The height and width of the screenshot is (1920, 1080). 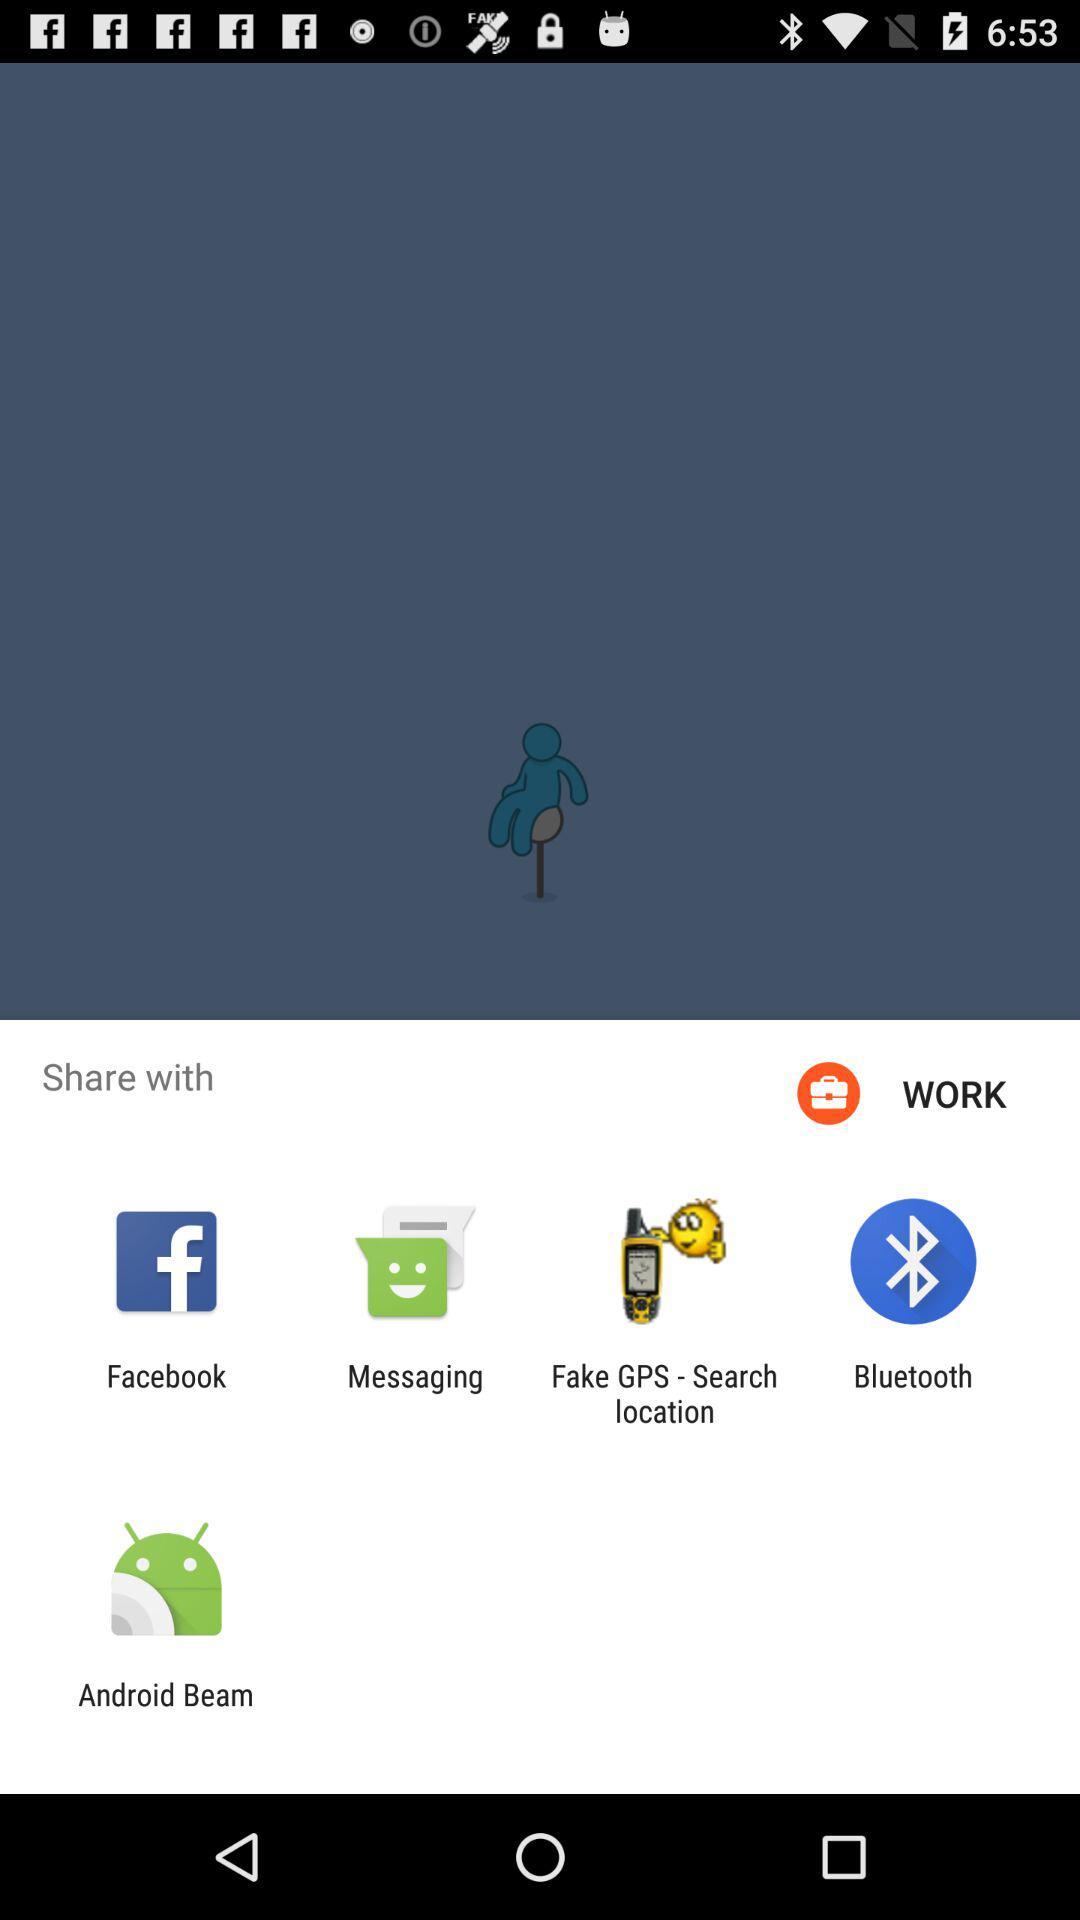 What do you see at coordinates (414, 1392) in the screenshot?
I see `the messaging item` at bounding box center [414, 1392].